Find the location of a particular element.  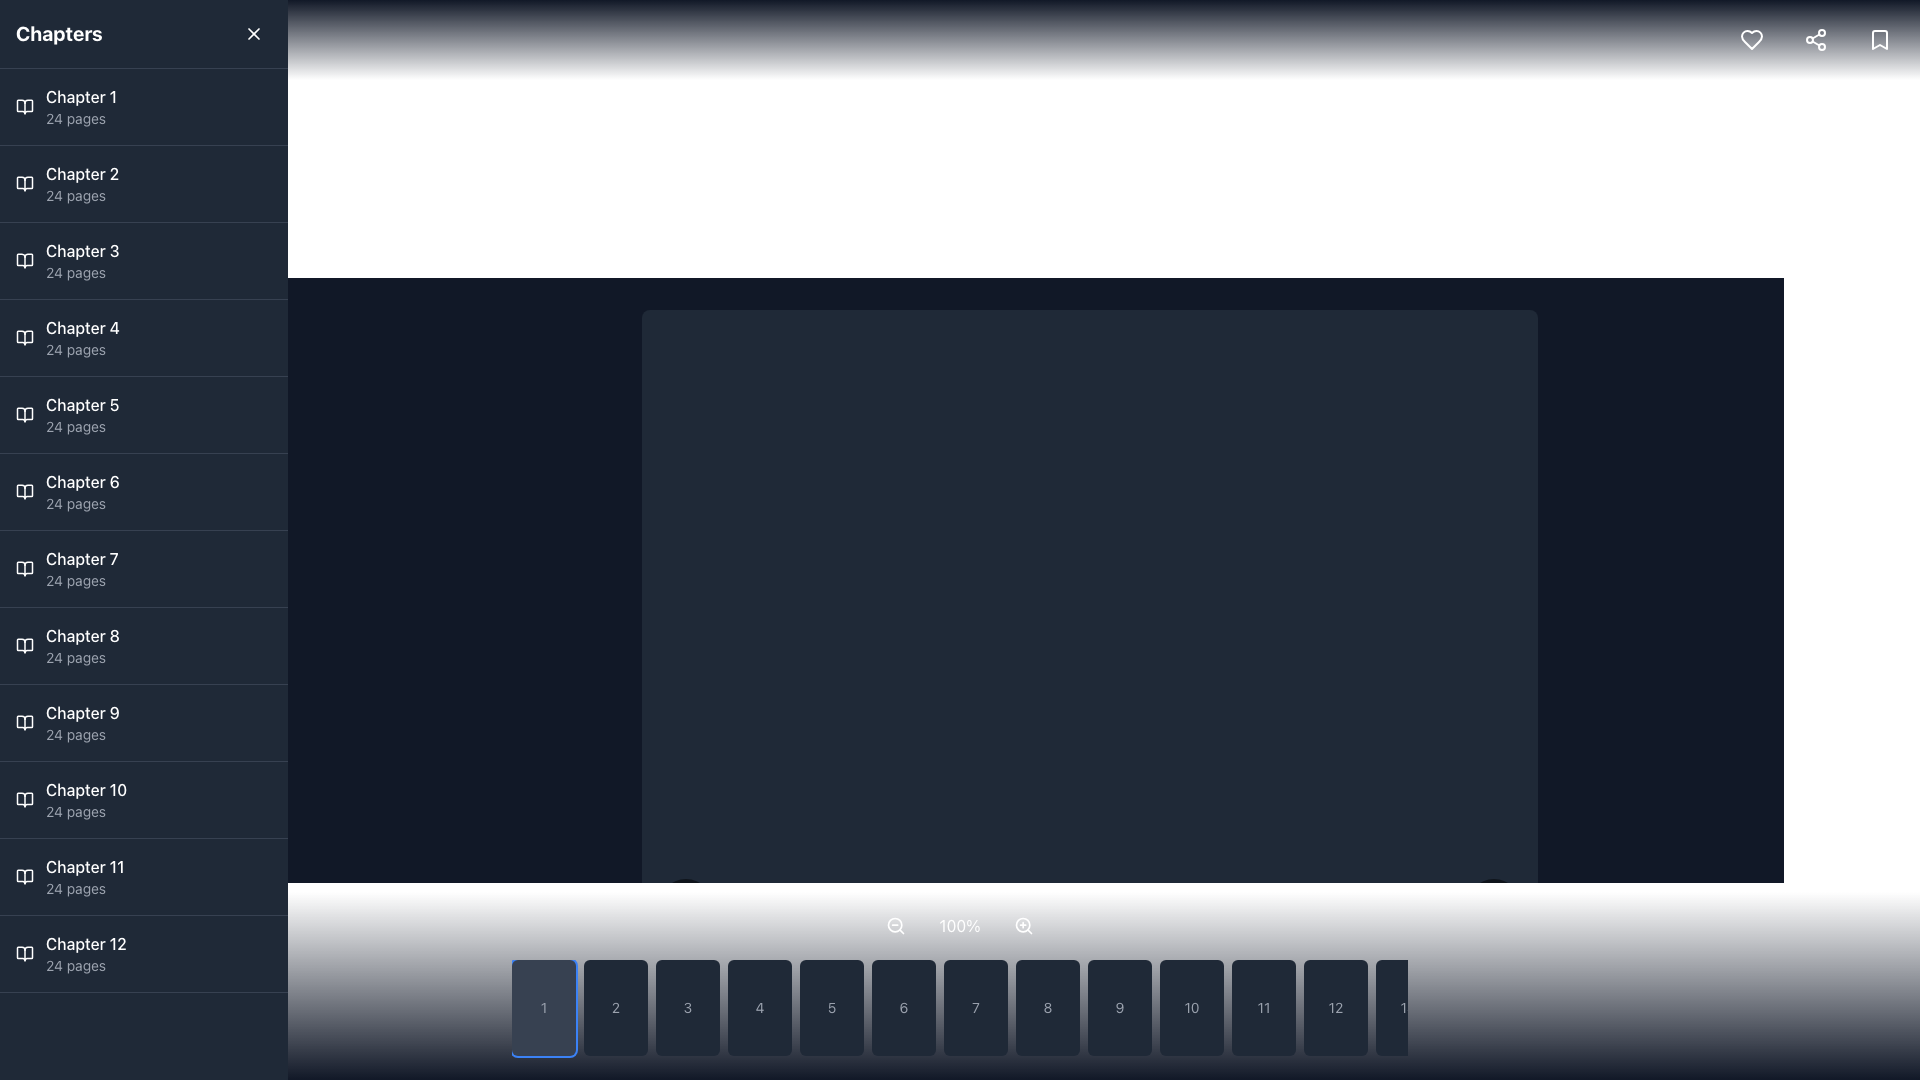

information displayed in the text label showing '24 pages' located below 'Chapter 7' in the sidebar list is located at coordinates (81, 581).